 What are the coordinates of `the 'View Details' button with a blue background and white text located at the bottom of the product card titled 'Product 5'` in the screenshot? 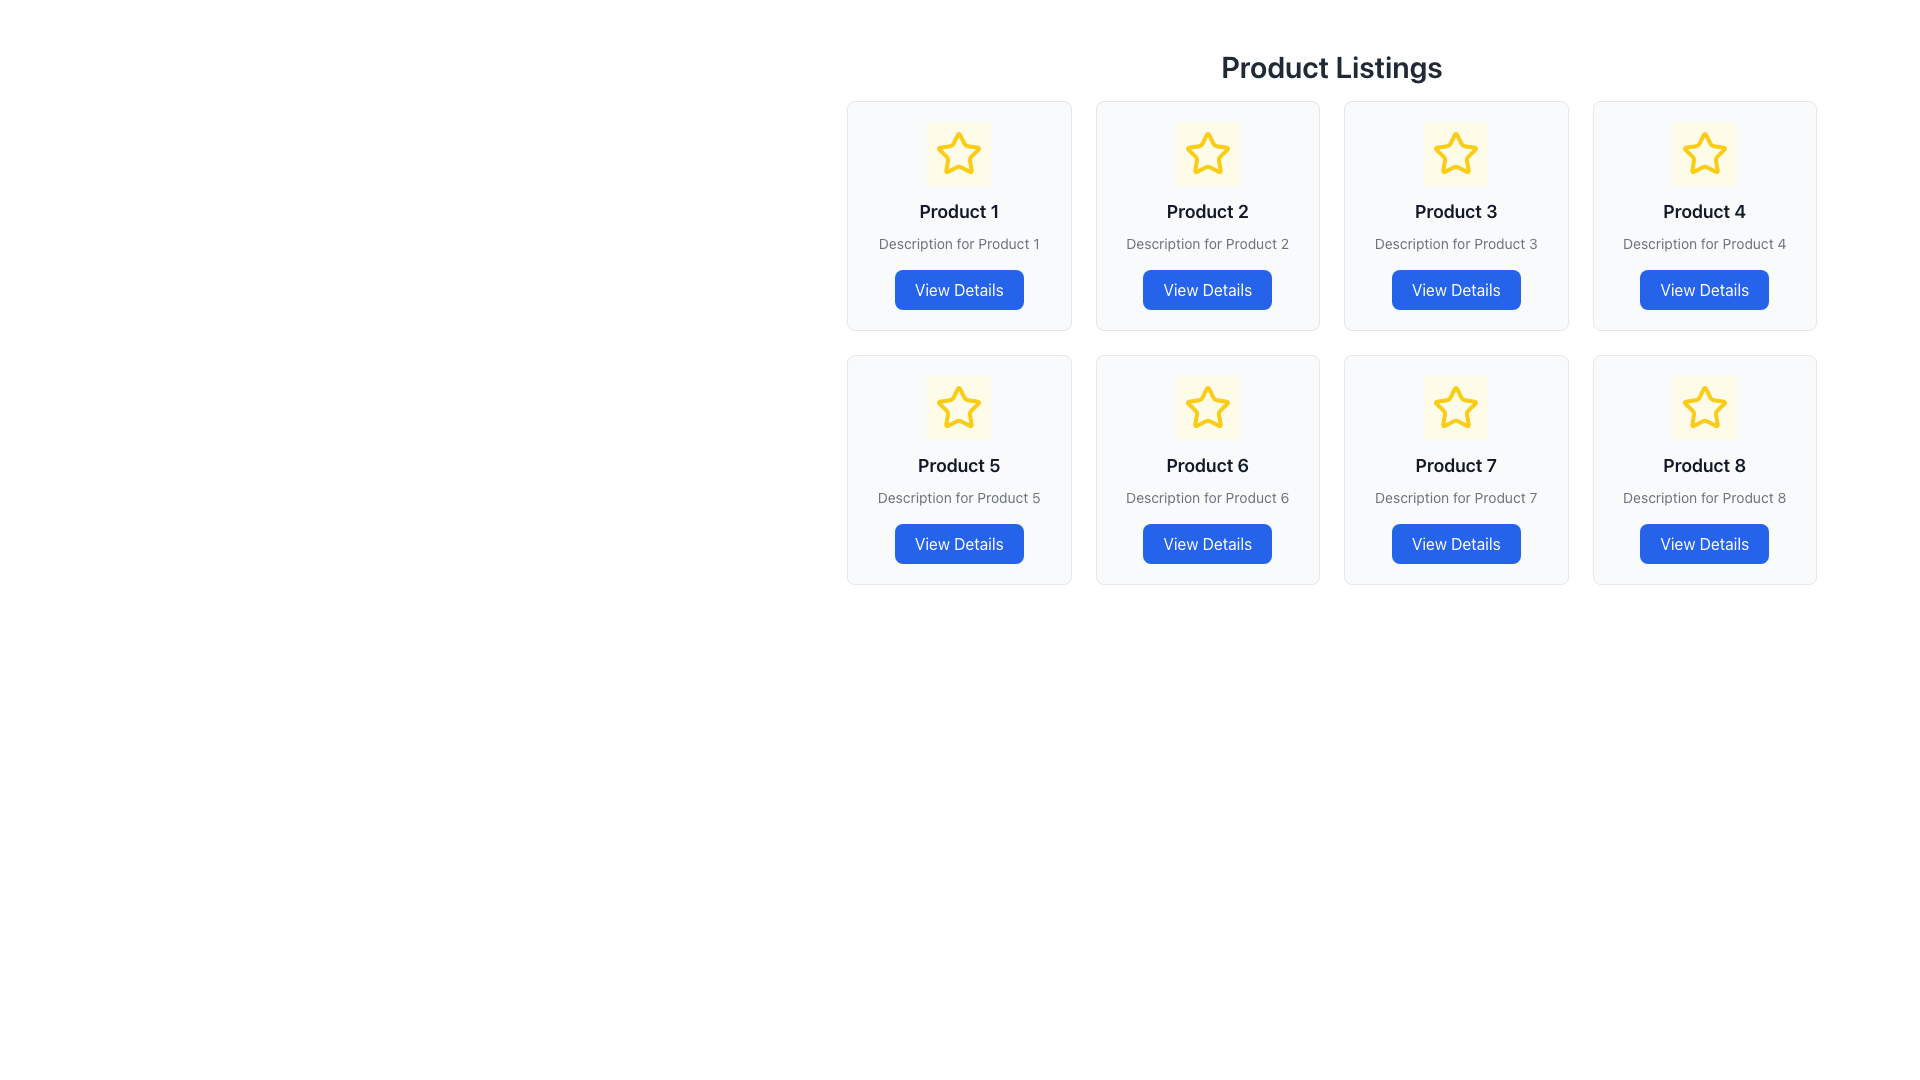 It's located at (958, 543).